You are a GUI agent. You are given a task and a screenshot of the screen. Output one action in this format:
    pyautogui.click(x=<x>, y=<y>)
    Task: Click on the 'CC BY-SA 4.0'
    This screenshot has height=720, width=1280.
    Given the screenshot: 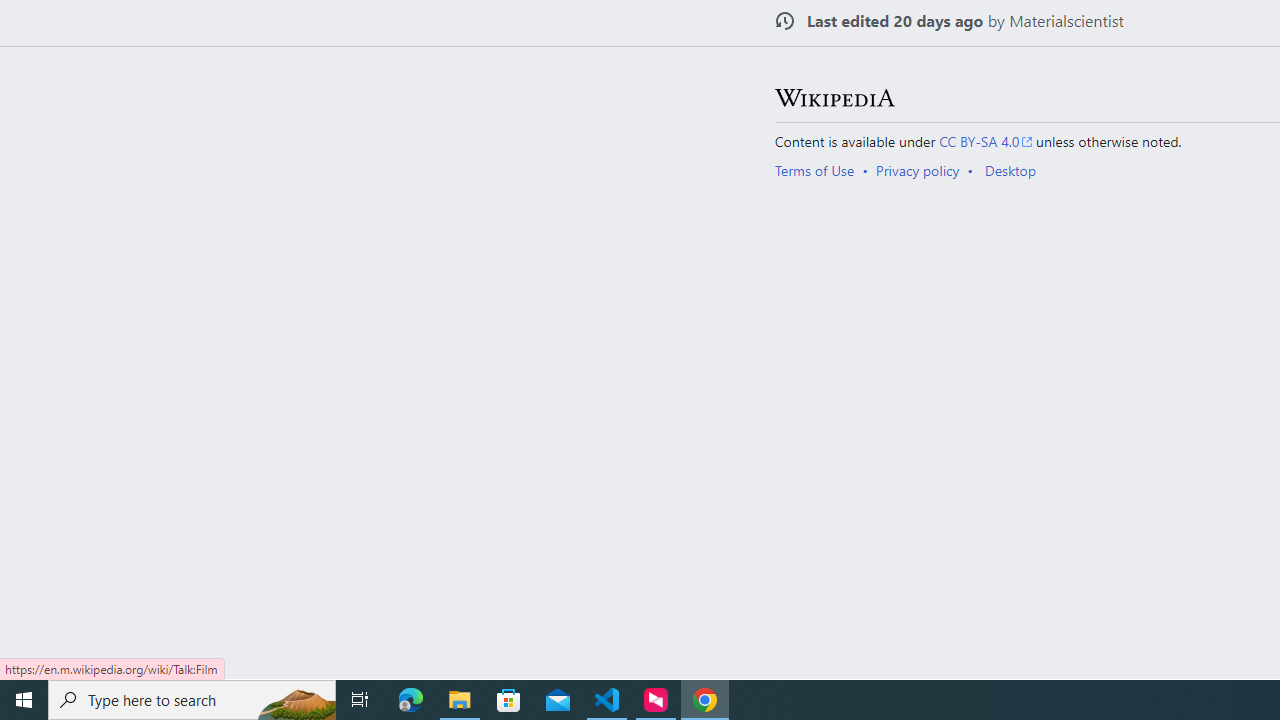 What is the action you would take?
    pyautogui.click(x=986, y=140)
    